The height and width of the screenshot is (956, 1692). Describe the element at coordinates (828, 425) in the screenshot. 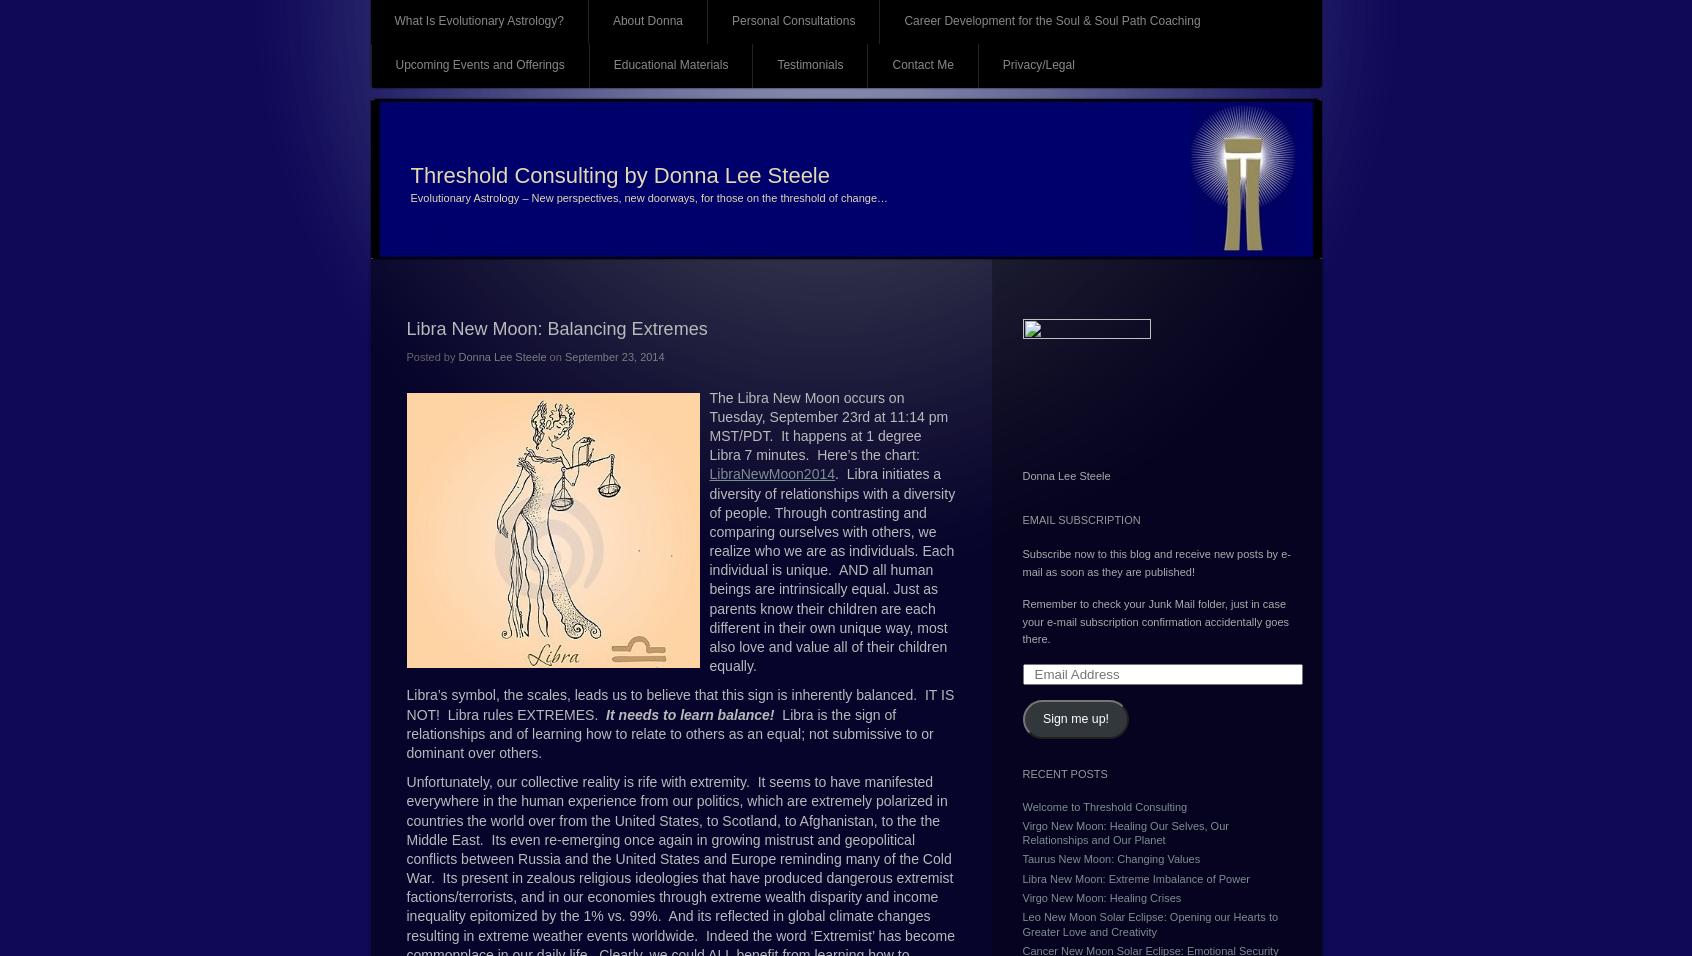

I see `'The Libra New Moon occurs on Tuesday, September 23rd at 11:14 pm MST/PDT.  It happens at 1 degree Libra 7 minutes.  Here’s the chart:'` at that location.